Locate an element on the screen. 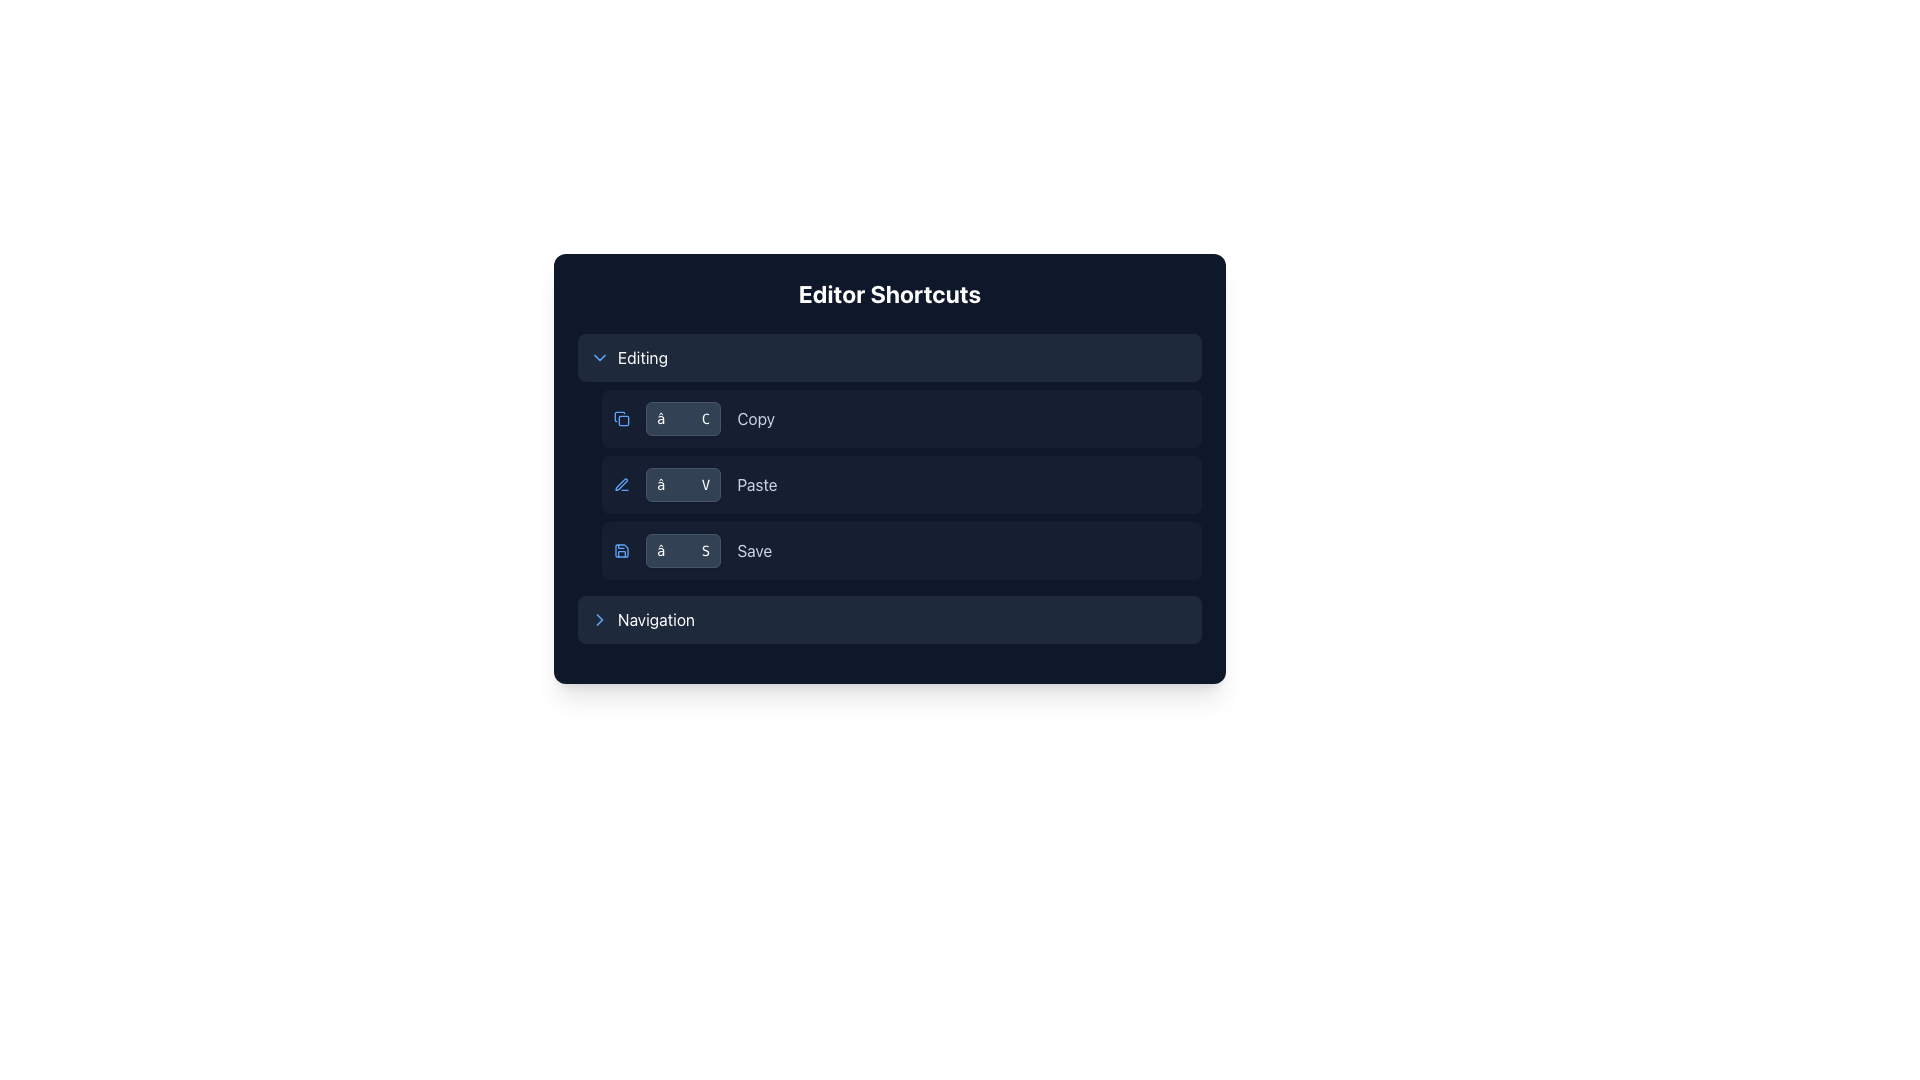 Image resolution: width=1920 pixels, height=1080 pixels. the right-facing chevron arrow icon, which is styled with a thin stroked line and blue color, located to the left of the 'Navigation' text in the bottom-most row of options is located at coordinates (599, 619).